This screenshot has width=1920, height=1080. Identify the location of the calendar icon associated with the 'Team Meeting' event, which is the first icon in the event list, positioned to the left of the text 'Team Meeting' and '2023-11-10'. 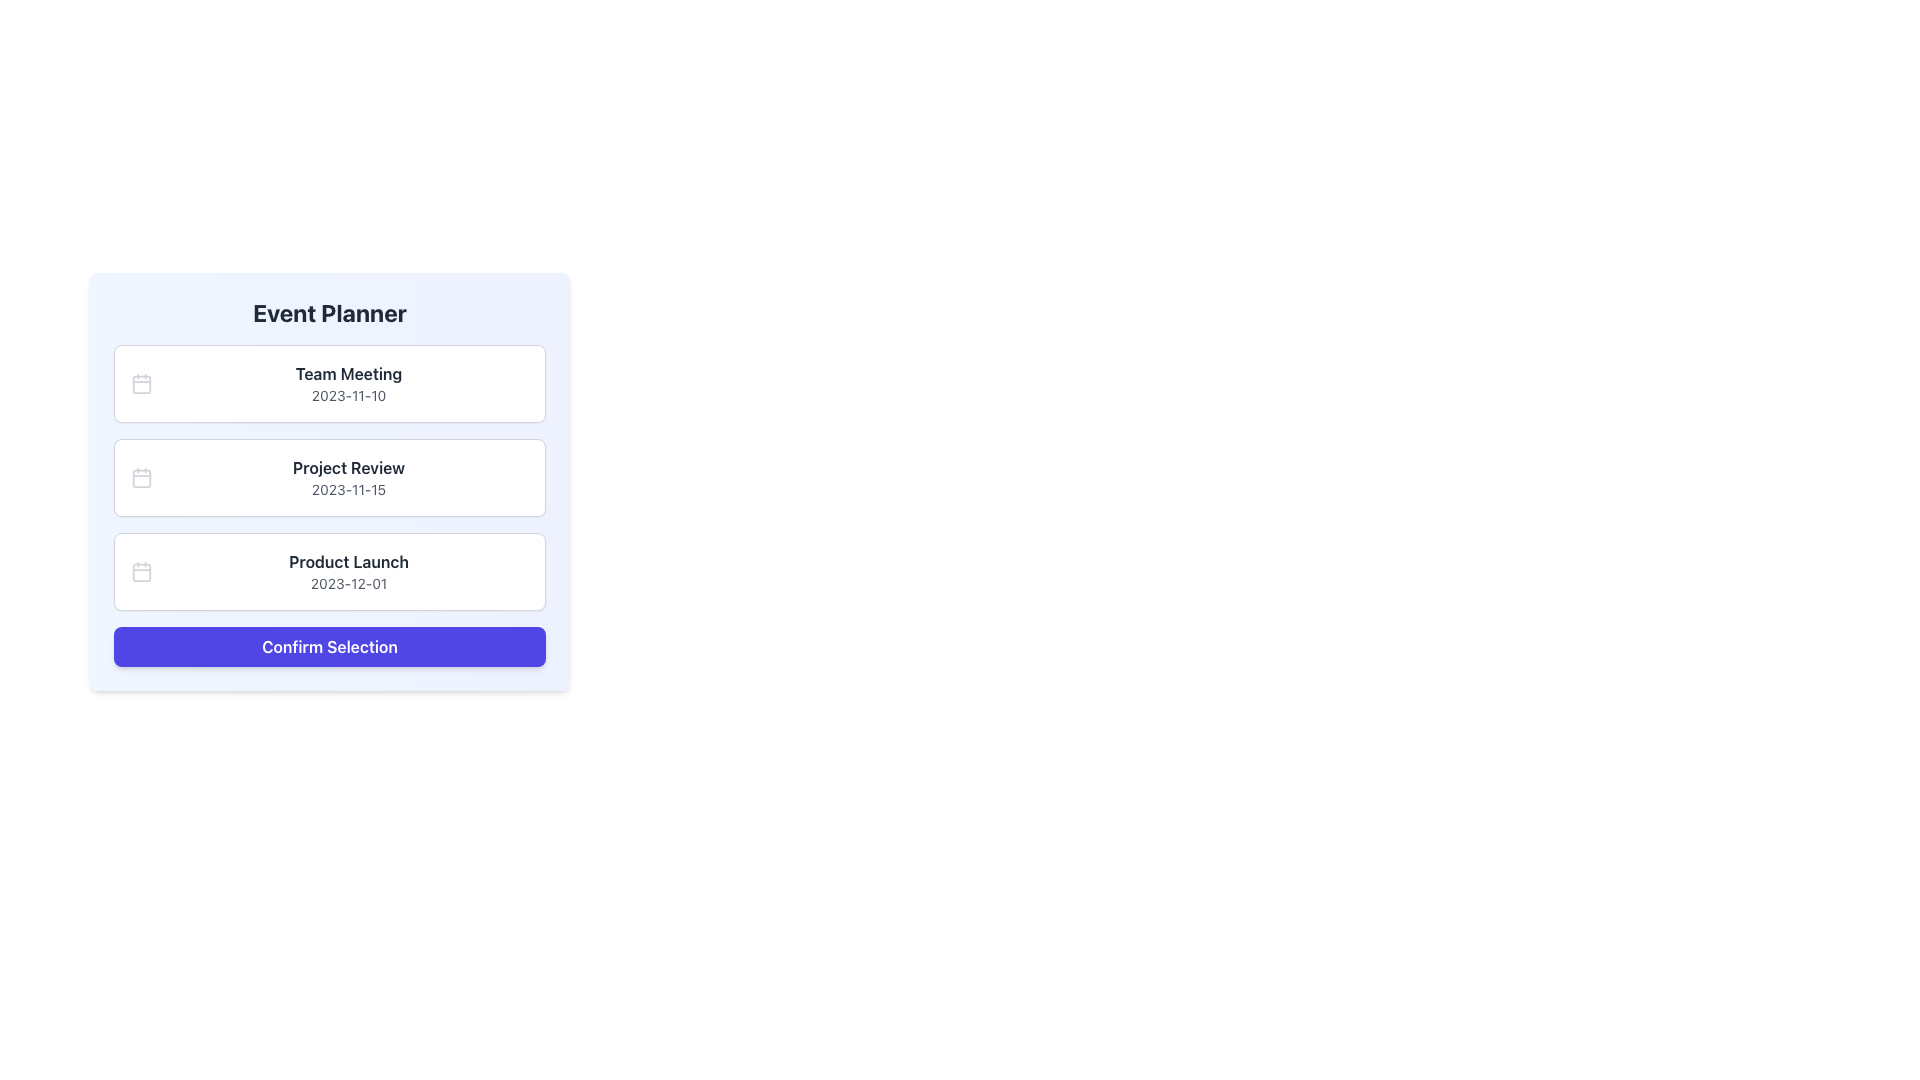
(141, 384).